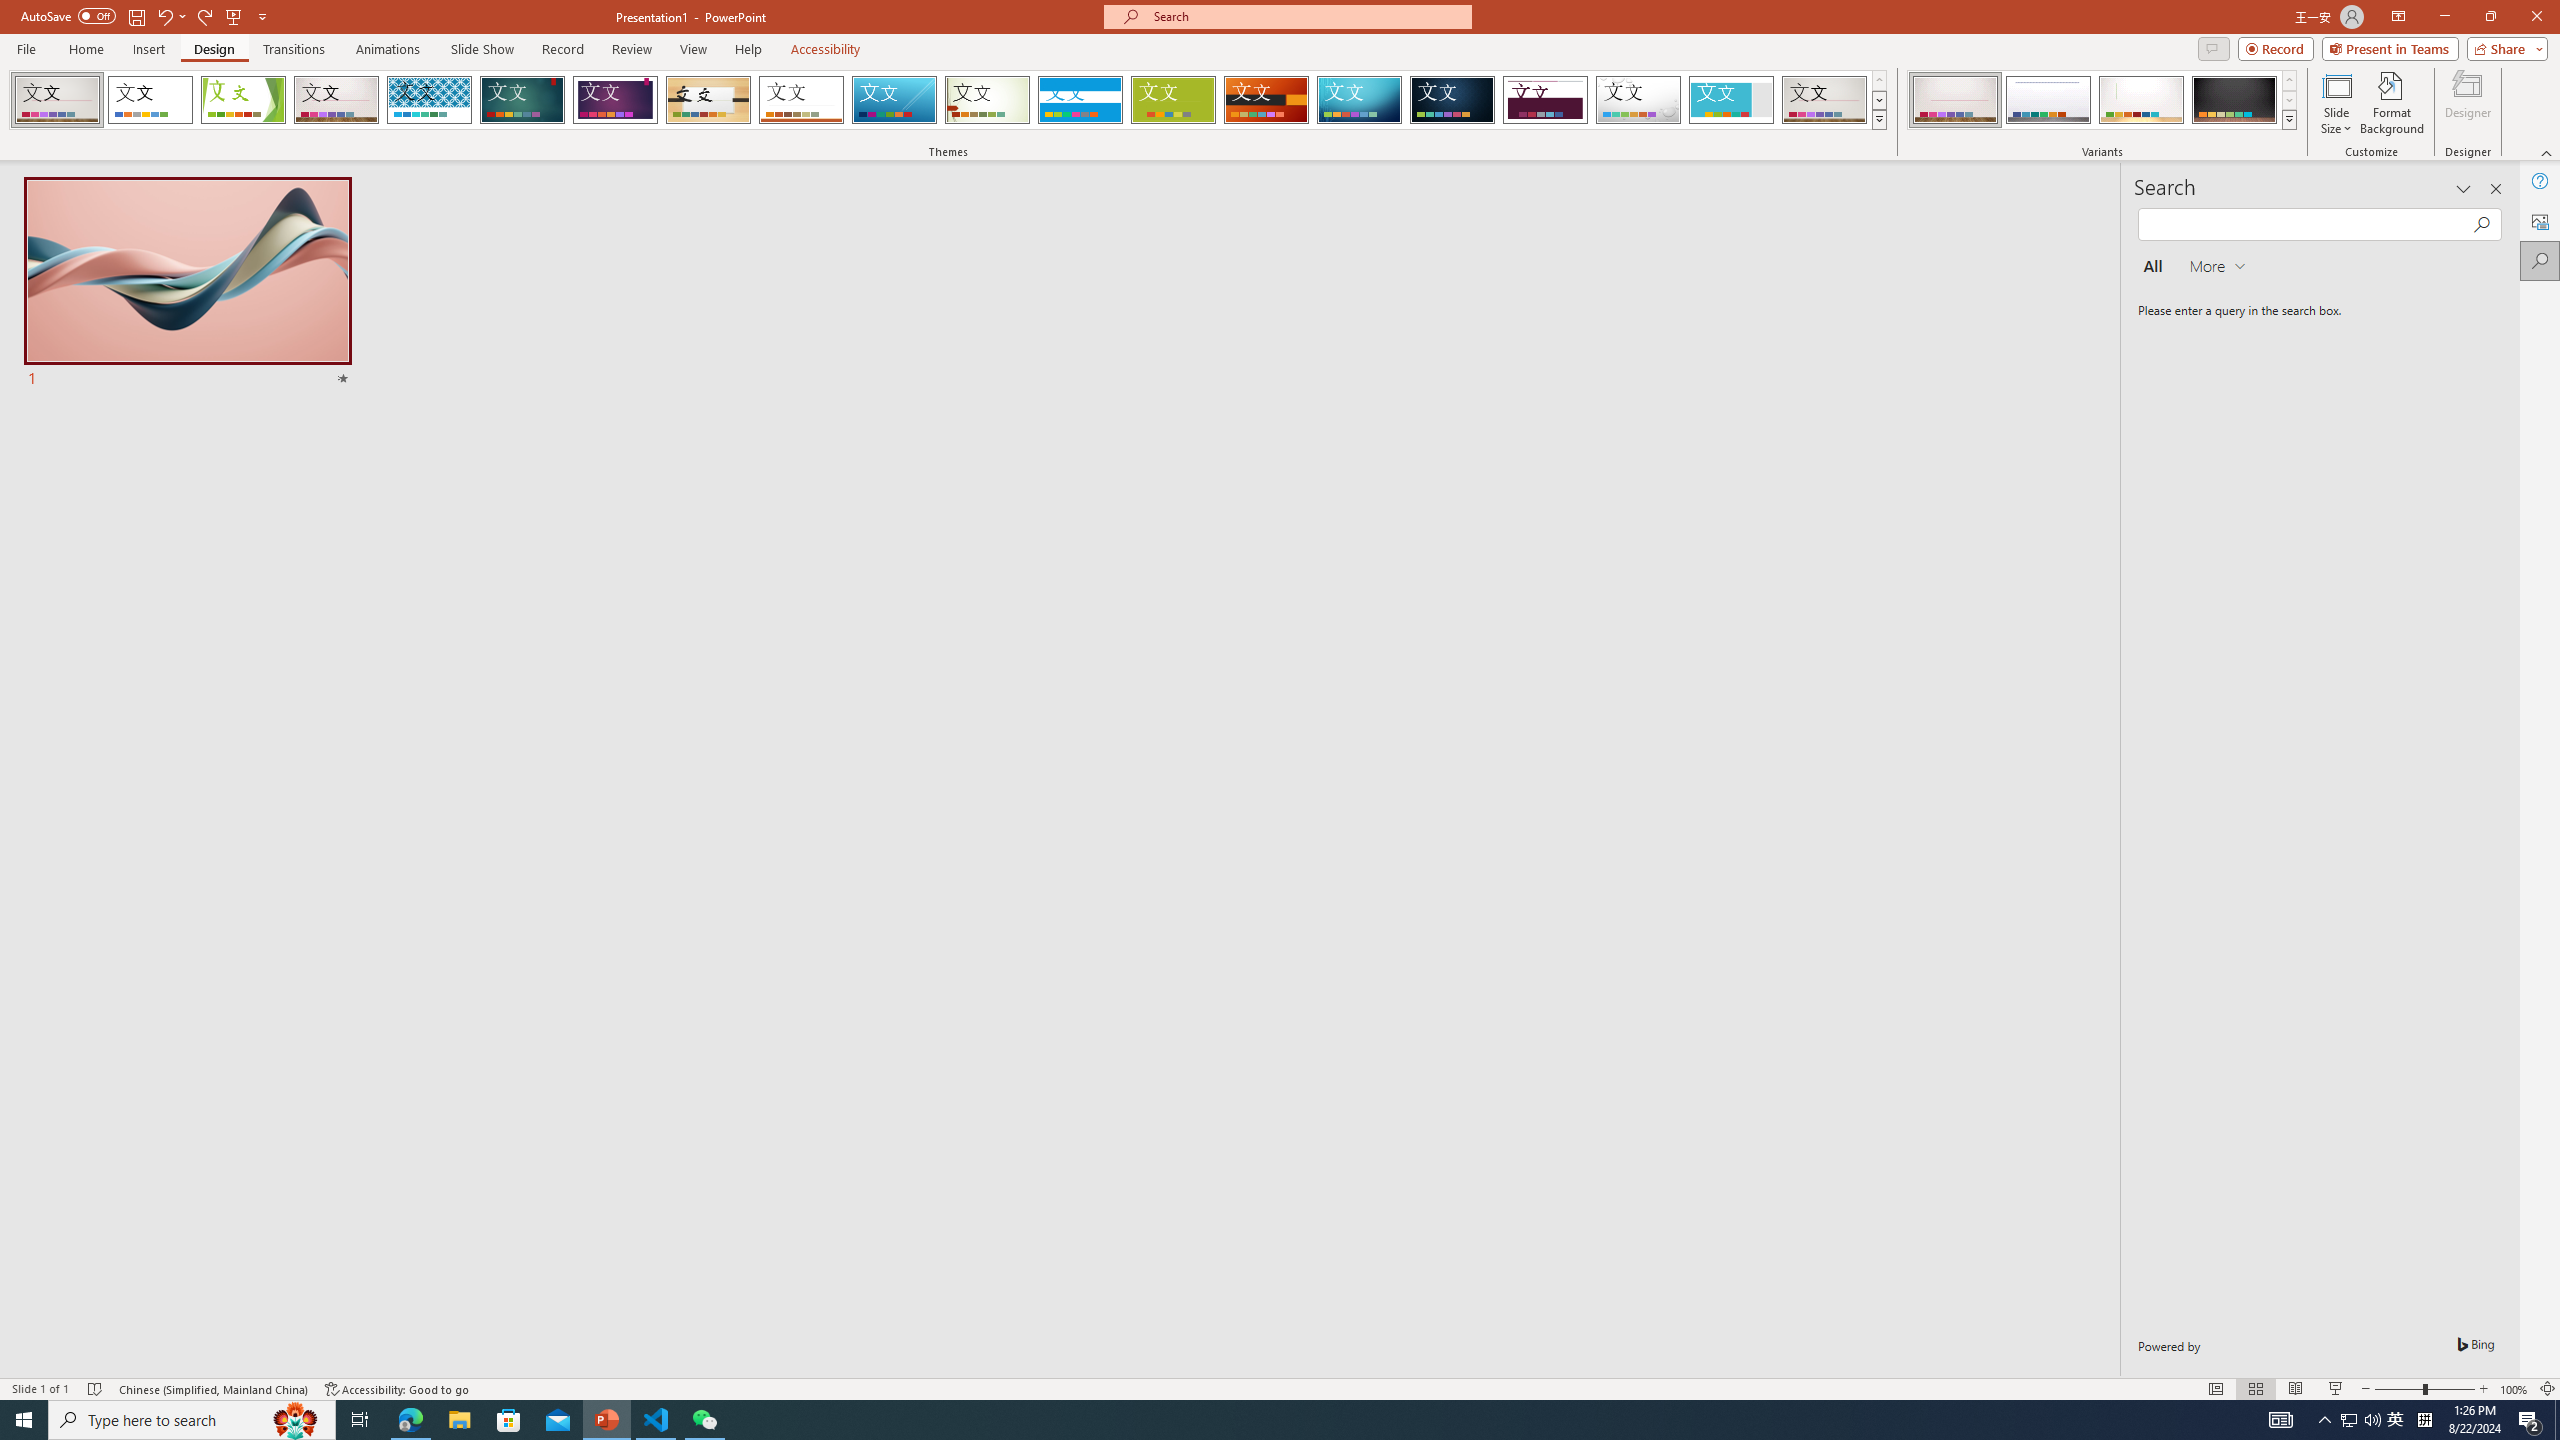 Image resolution: width=2560 pixels, height=1440 pixels. Describe the element at coordinates (2047, 99) in the screenshot. I see `'Gallery Variant 2'` at that location.